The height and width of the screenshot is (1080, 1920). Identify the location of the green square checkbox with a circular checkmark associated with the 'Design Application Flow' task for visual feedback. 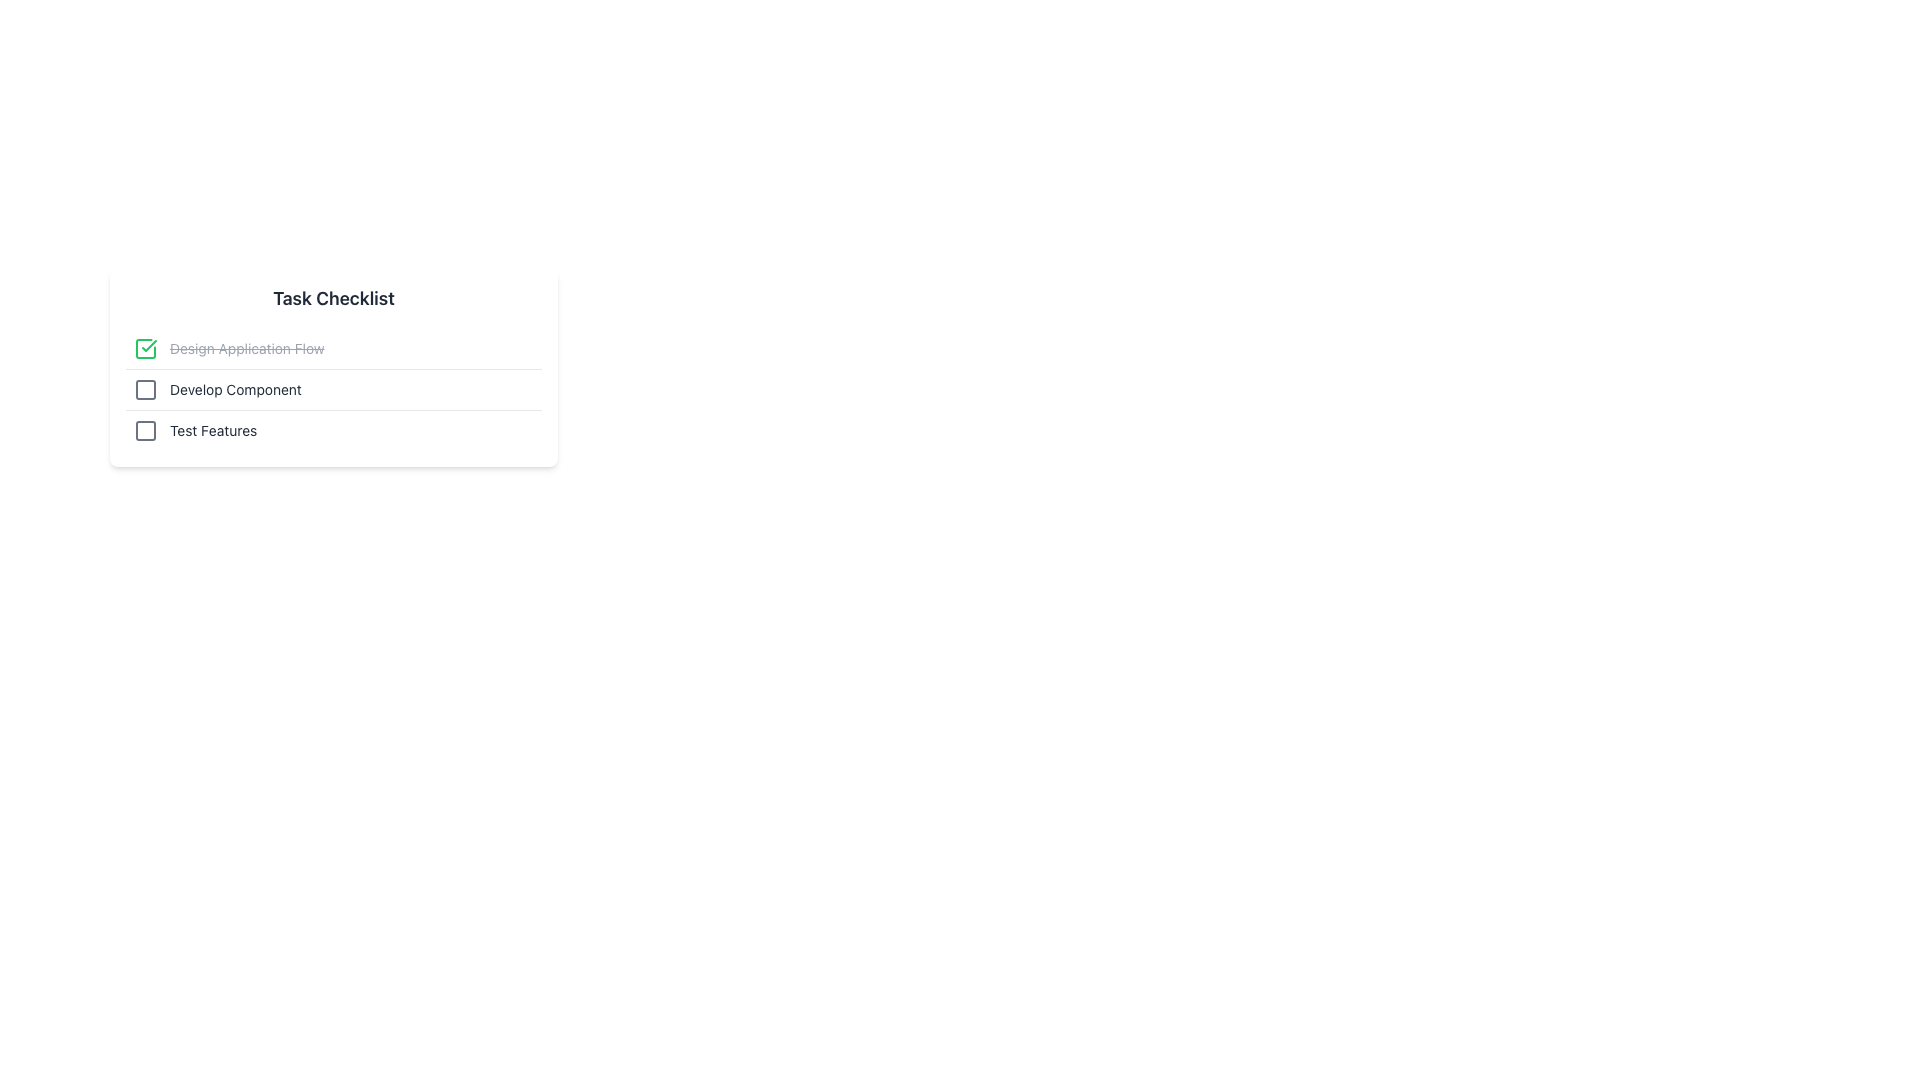
(144, 347).